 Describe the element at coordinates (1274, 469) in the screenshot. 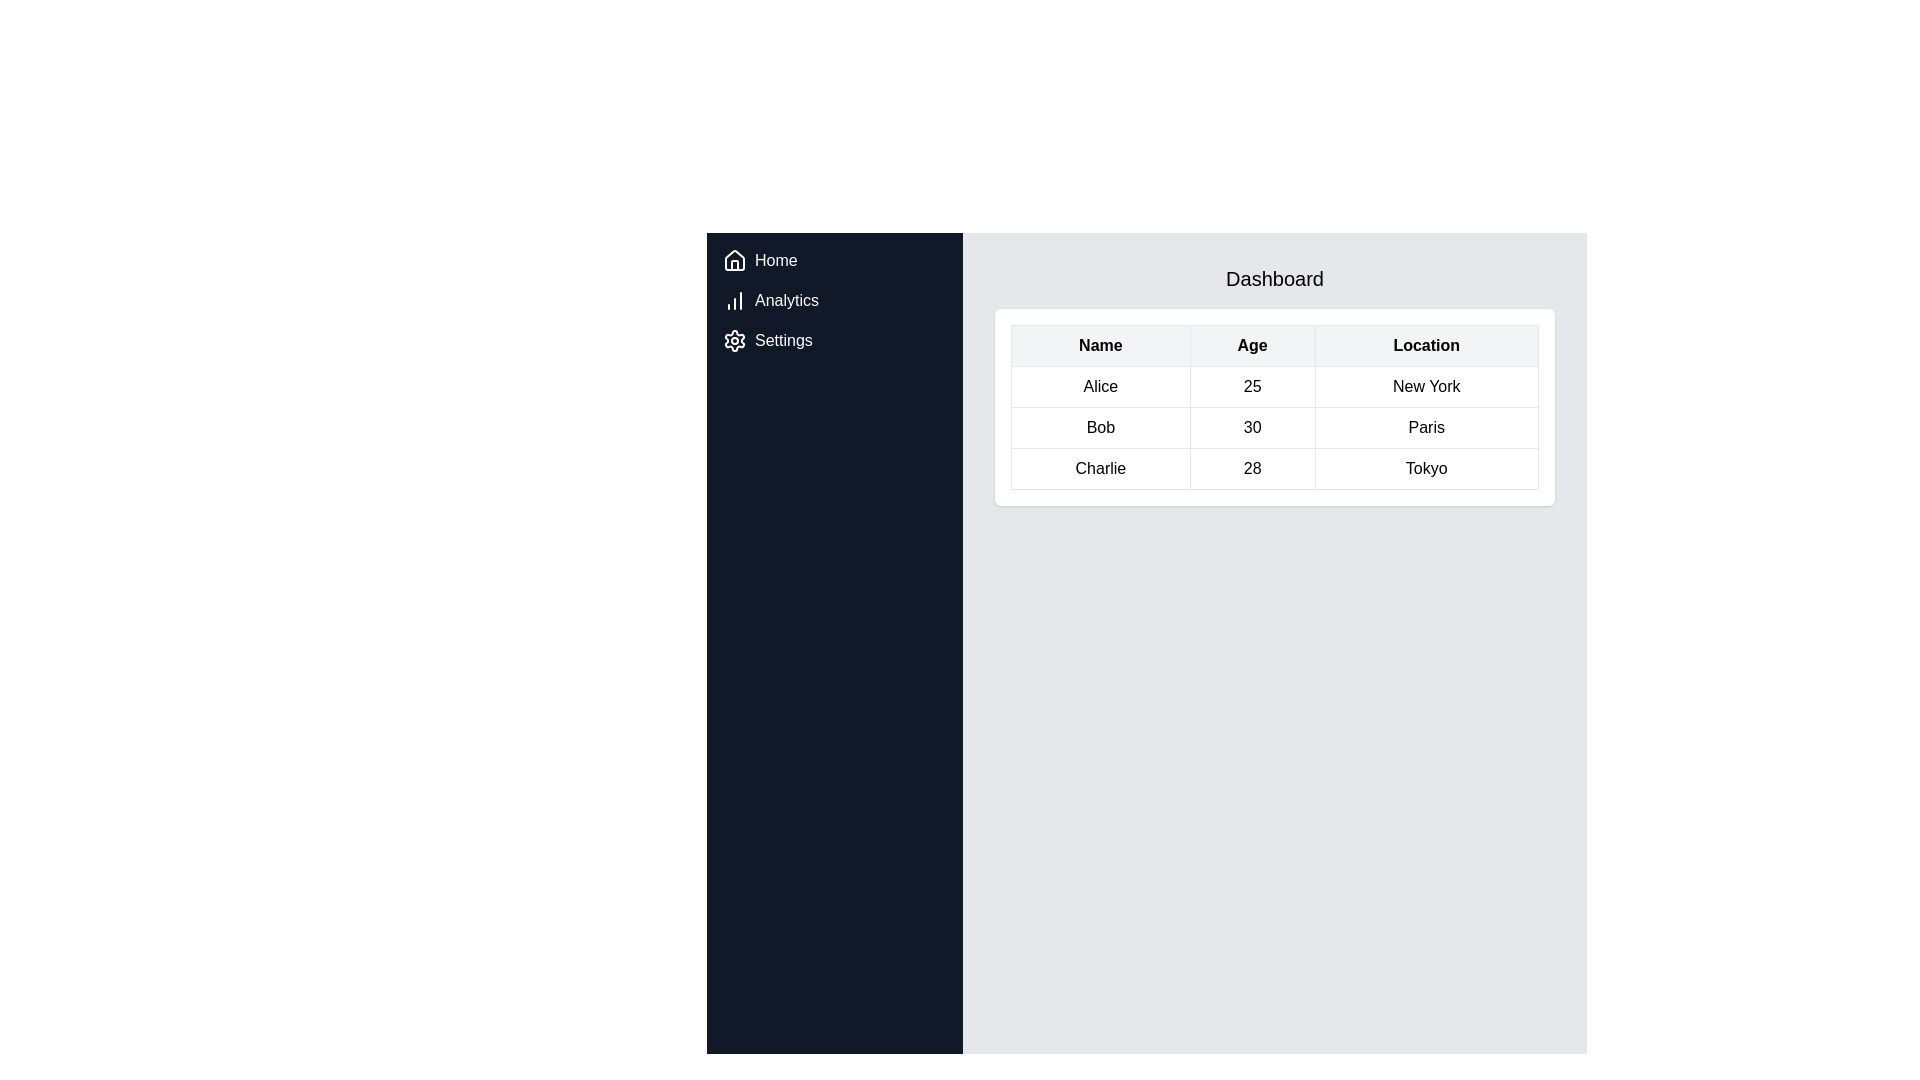

I see `the table row displaying the name 'Charlie', age '28', and location 'Tokyo'` at that location.